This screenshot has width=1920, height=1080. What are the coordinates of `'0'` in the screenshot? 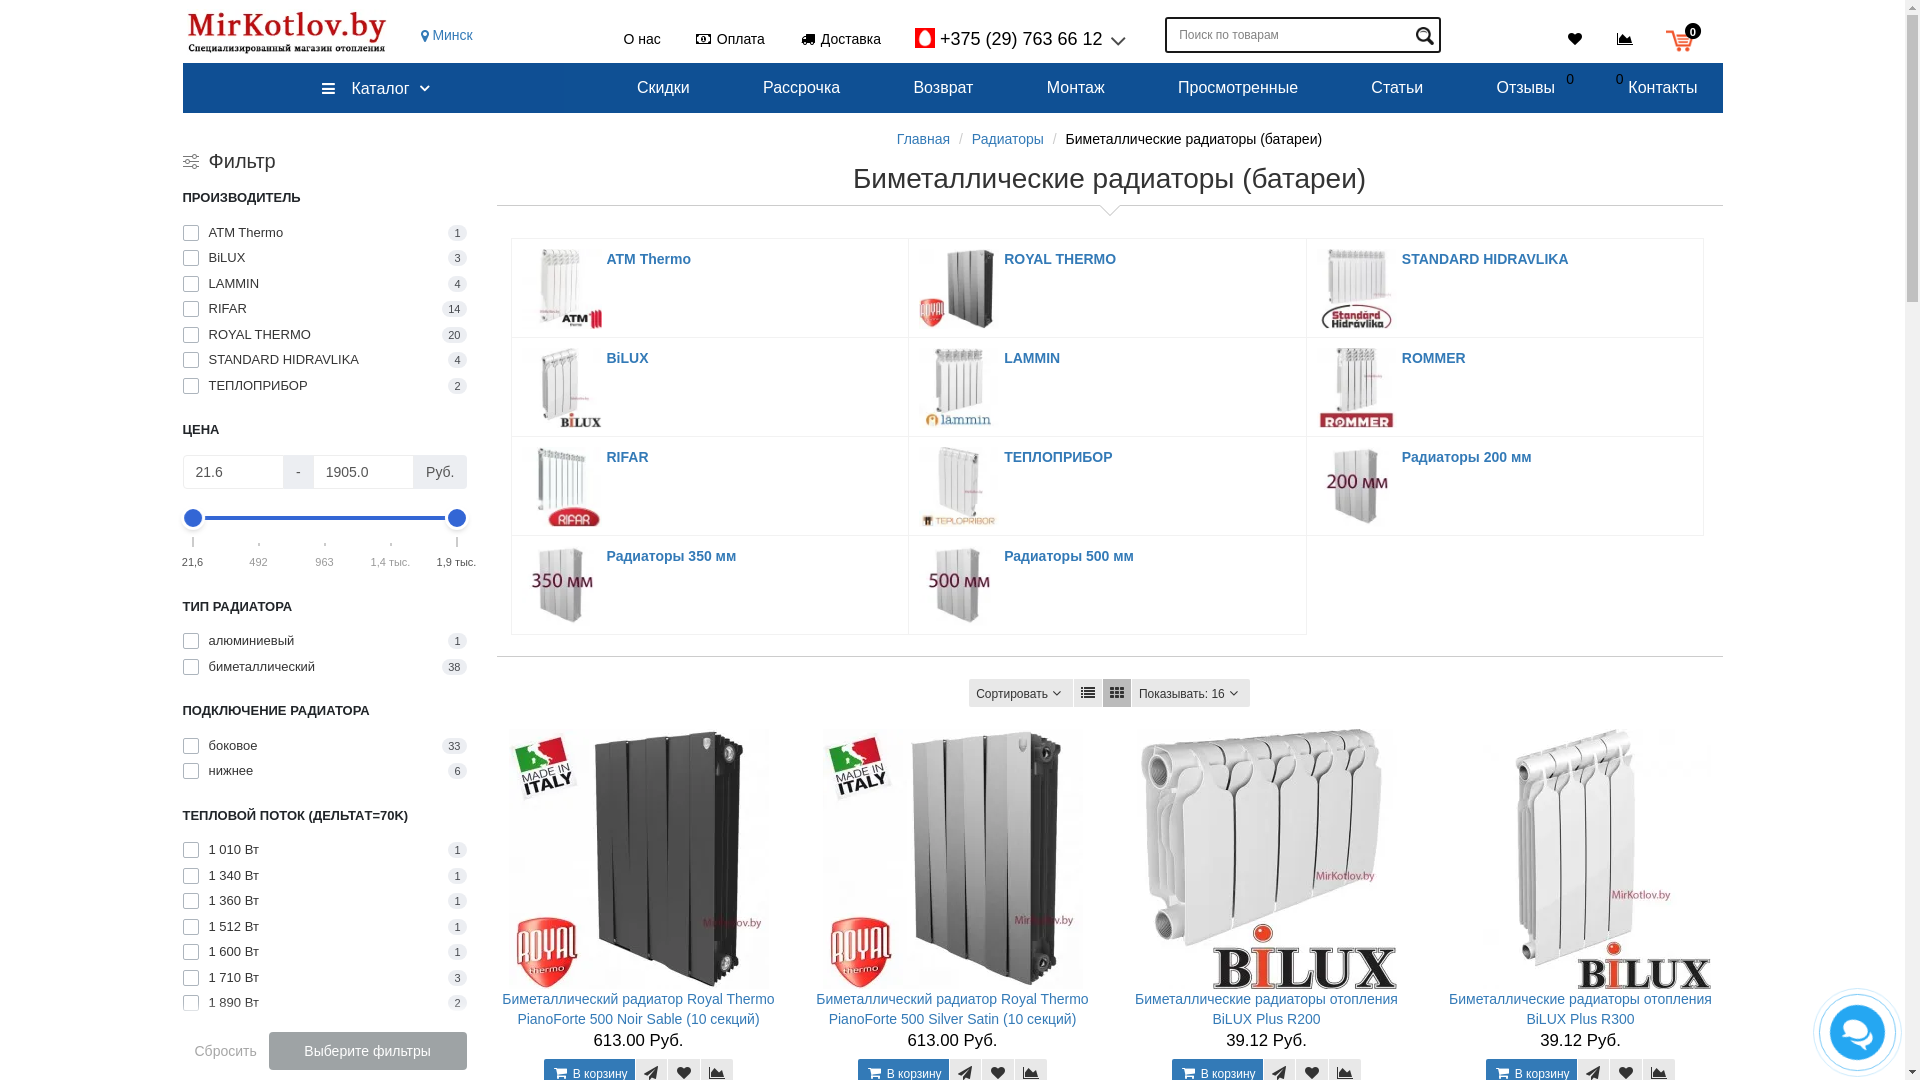 It's located at (1683, 38).